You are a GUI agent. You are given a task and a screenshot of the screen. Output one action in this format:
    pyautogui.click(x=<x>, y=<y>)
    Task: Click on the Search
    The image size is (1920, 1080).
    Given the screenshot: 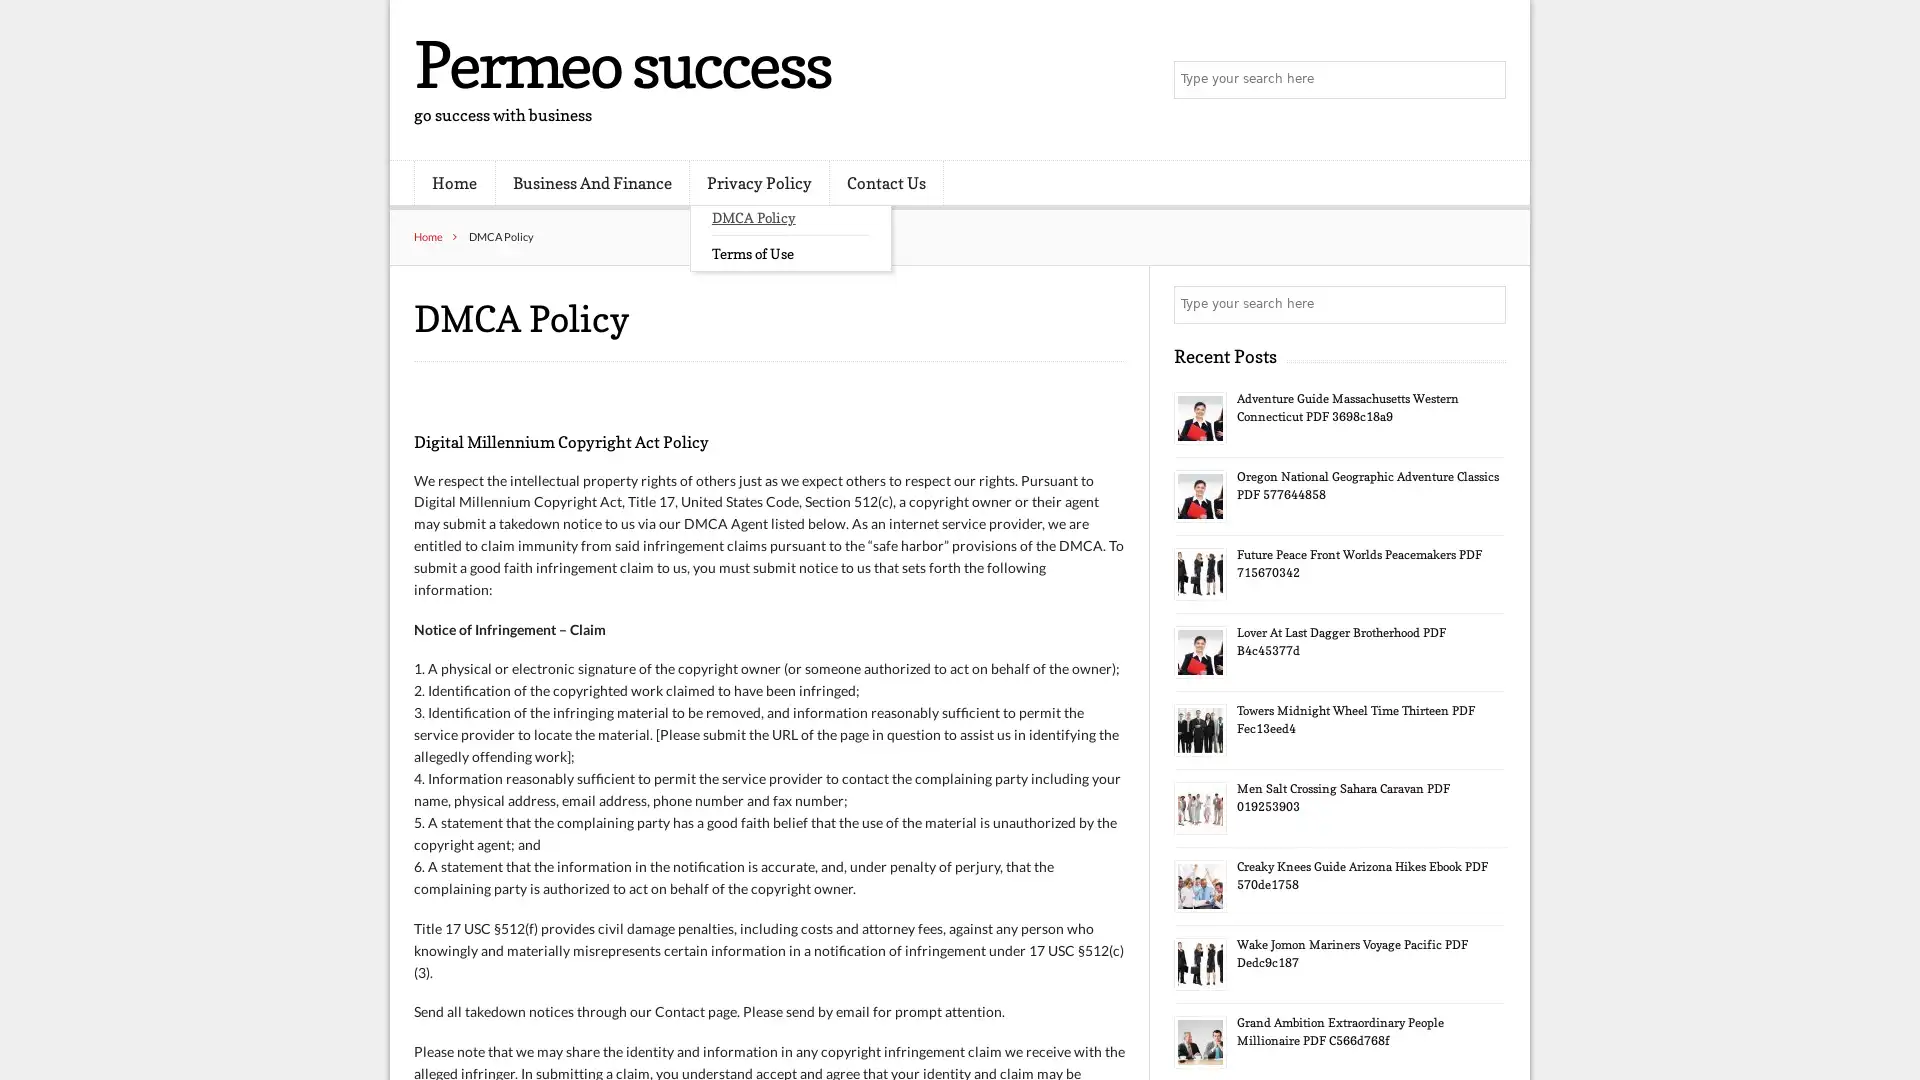 What is the action you would take?
    pyautogui.click(x=1485, y=80)
    